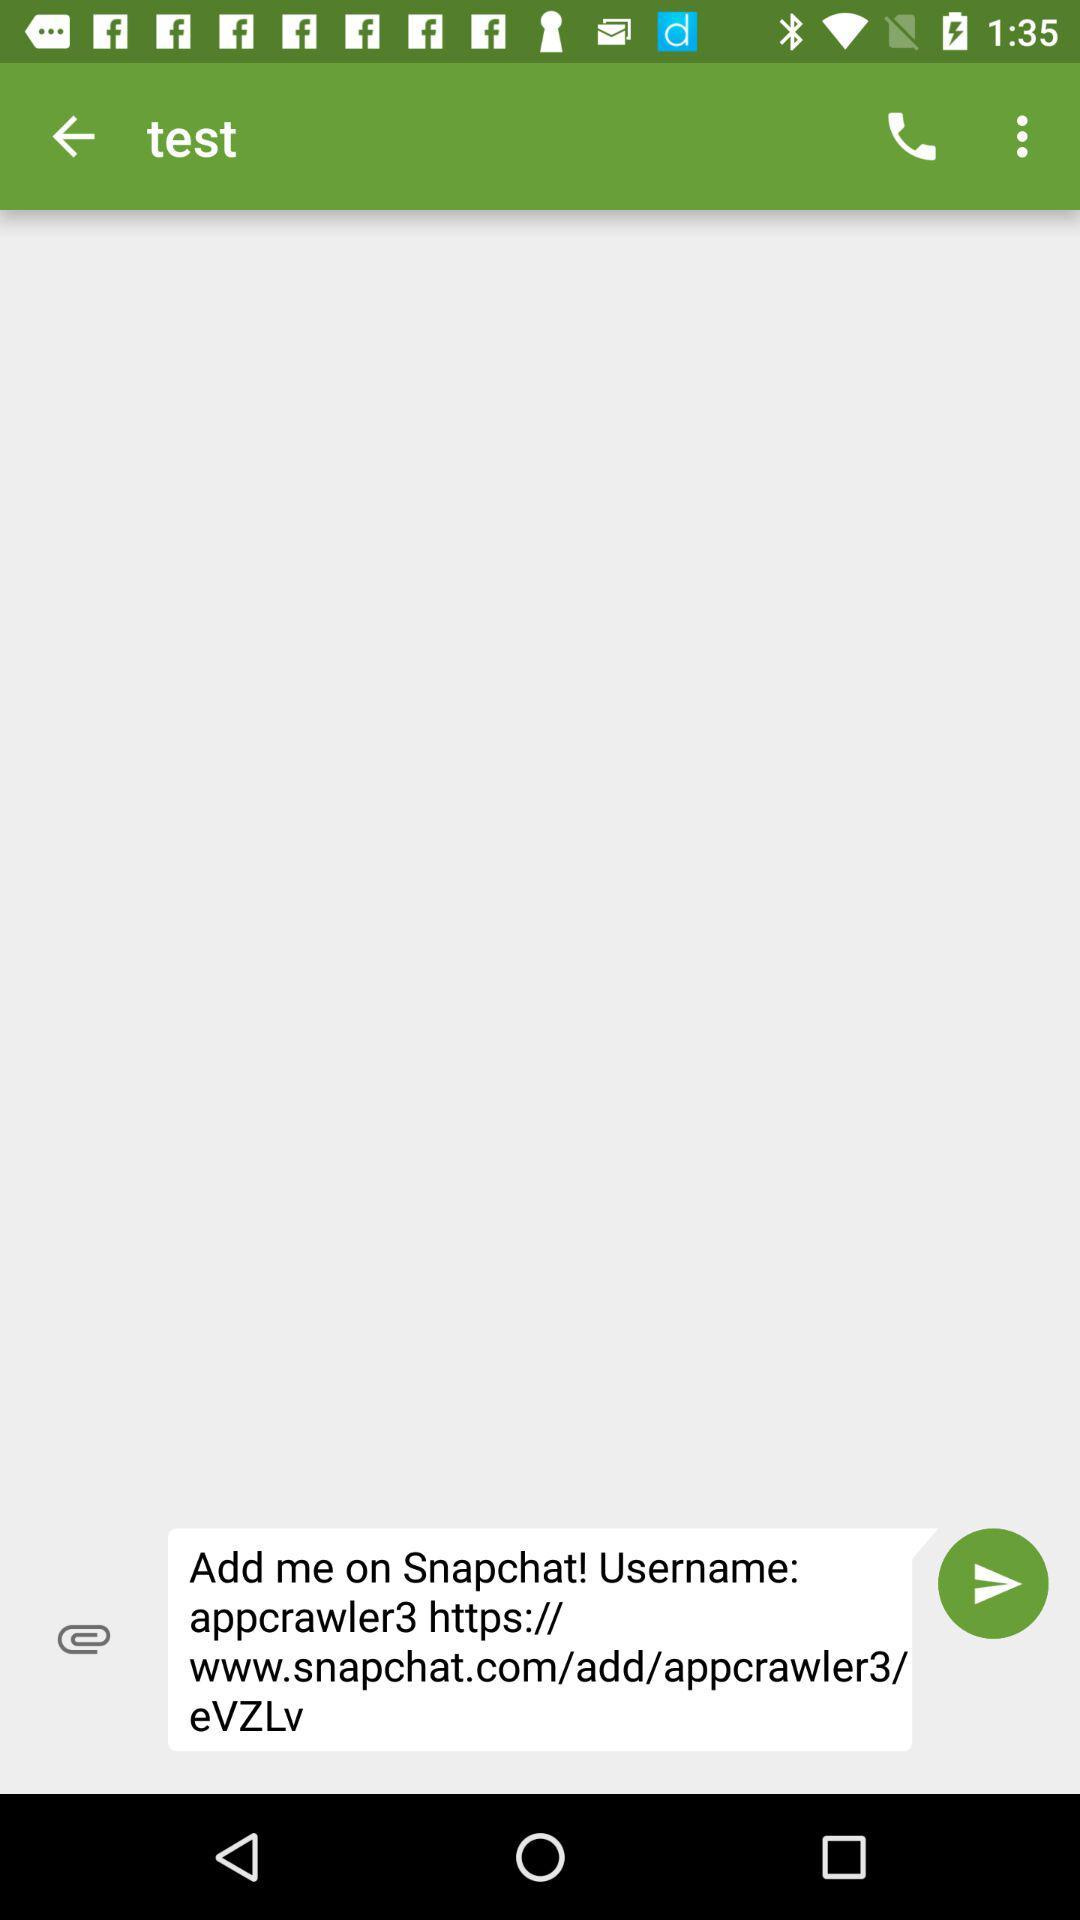 The width and height of the screenshot is (1080, 1920). What do you see at coordinates (83, 1639) in the screenshot?
I see `the item to the left of the add me on item` at bounding box center [83, 1639].